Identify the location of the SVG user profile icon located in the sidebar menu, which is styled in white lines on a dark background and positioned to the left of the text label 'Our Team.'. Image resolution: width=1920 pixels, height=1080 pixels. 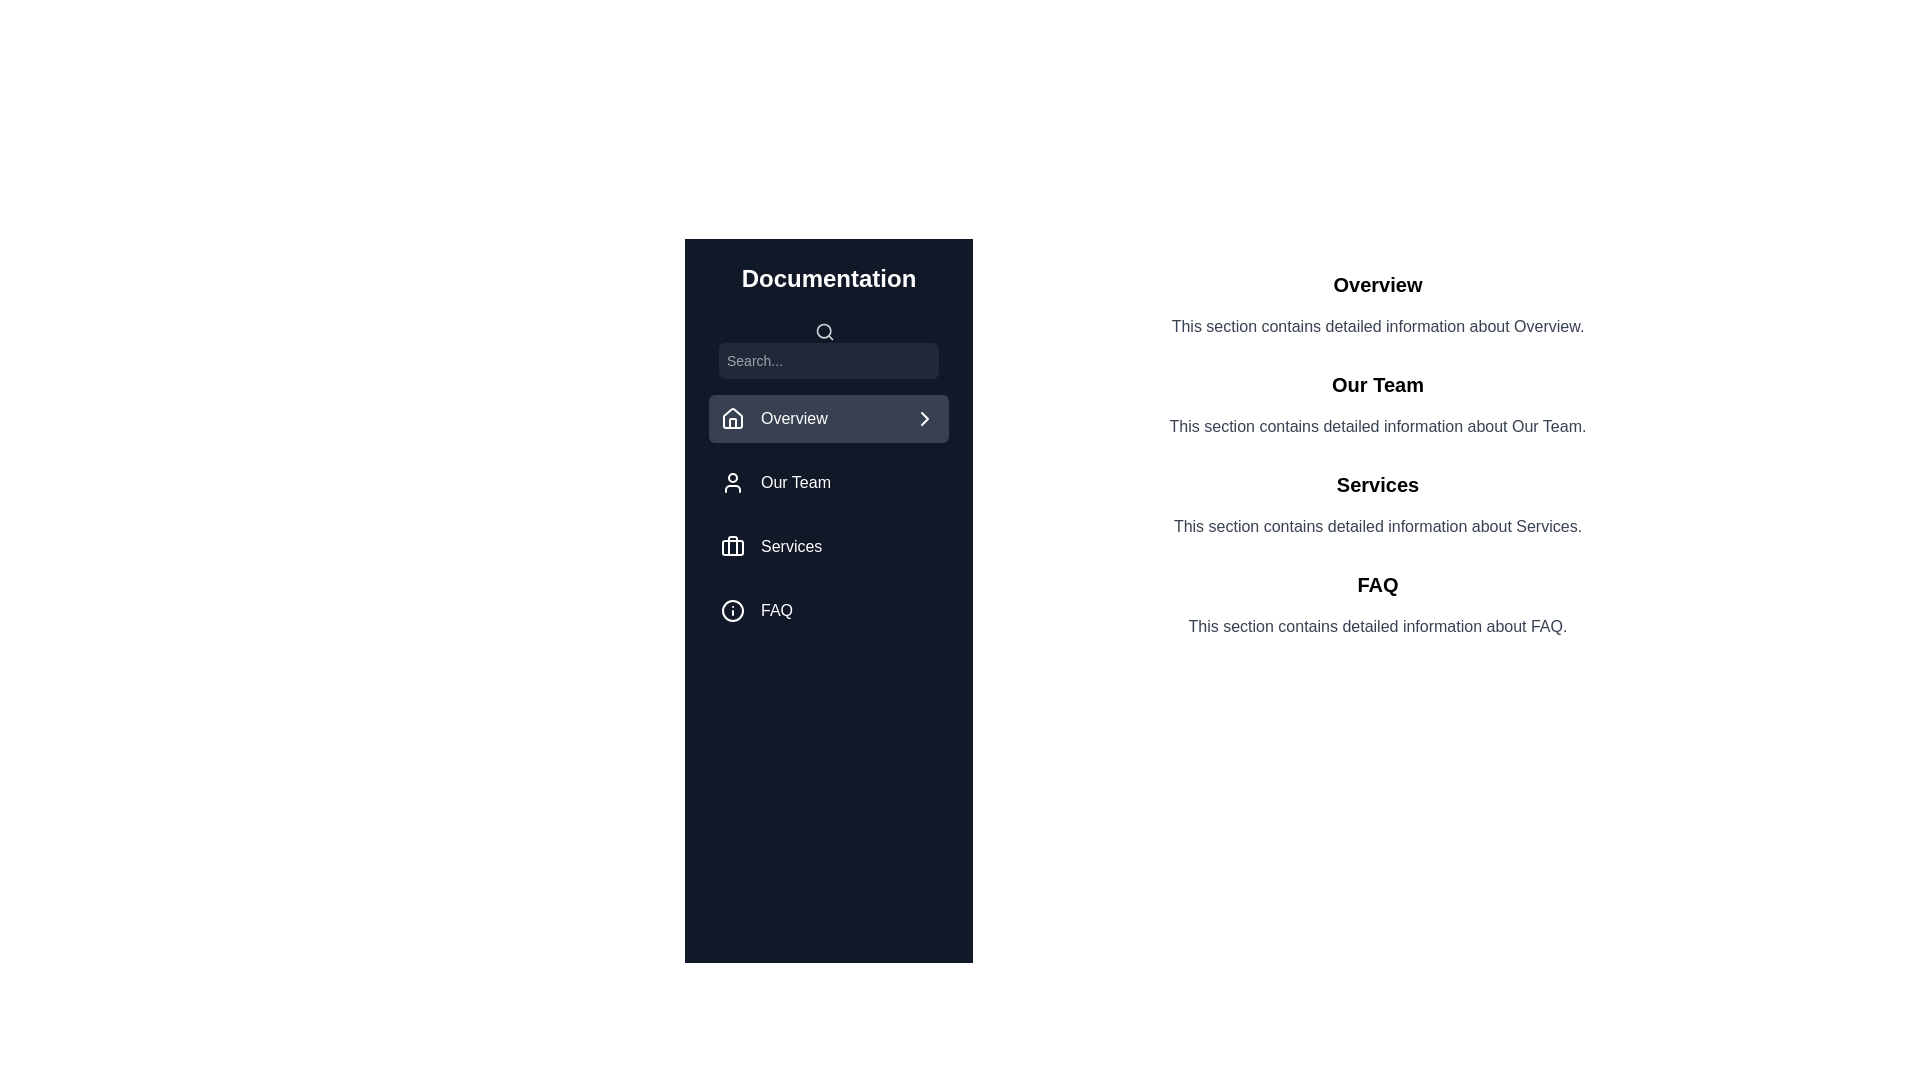
(732, 482).